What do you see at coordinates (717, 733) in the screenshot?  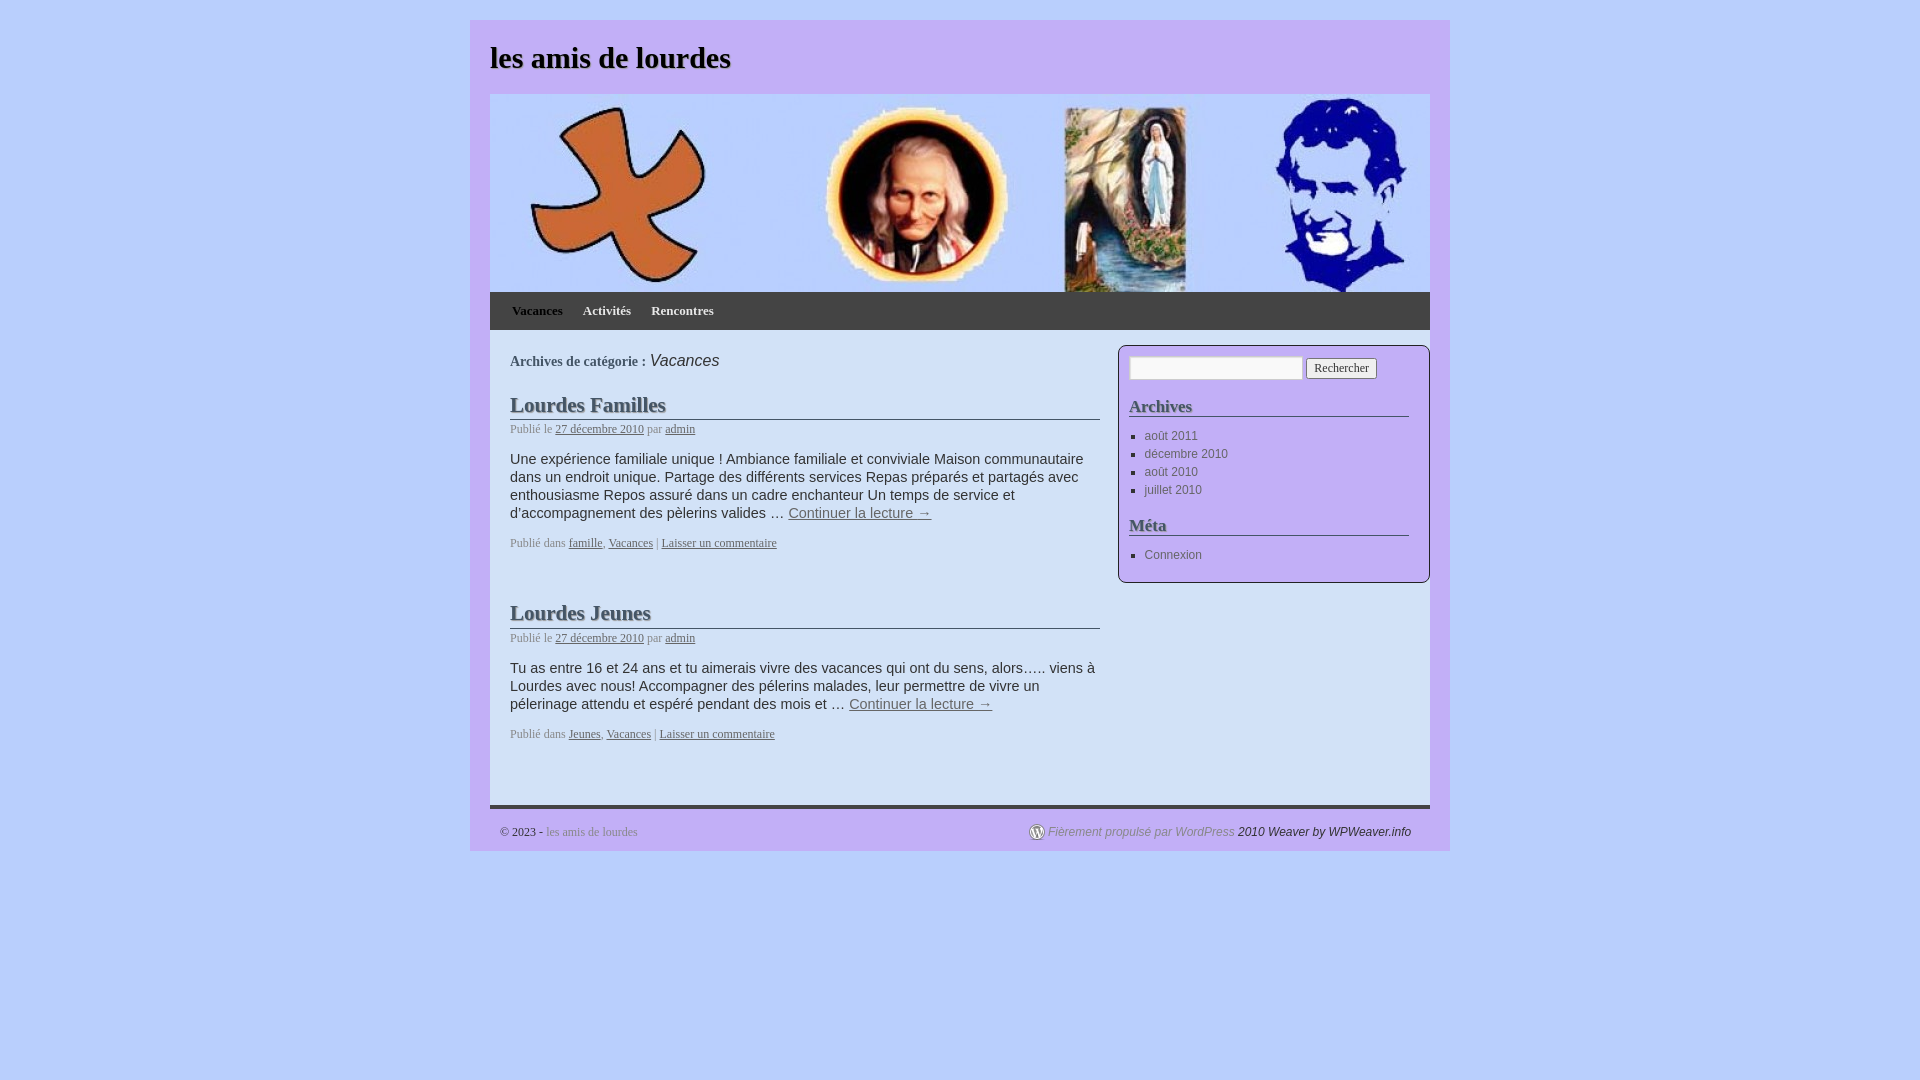 I see `'Laisser un commentaire'` at bounding box center [717, 733].